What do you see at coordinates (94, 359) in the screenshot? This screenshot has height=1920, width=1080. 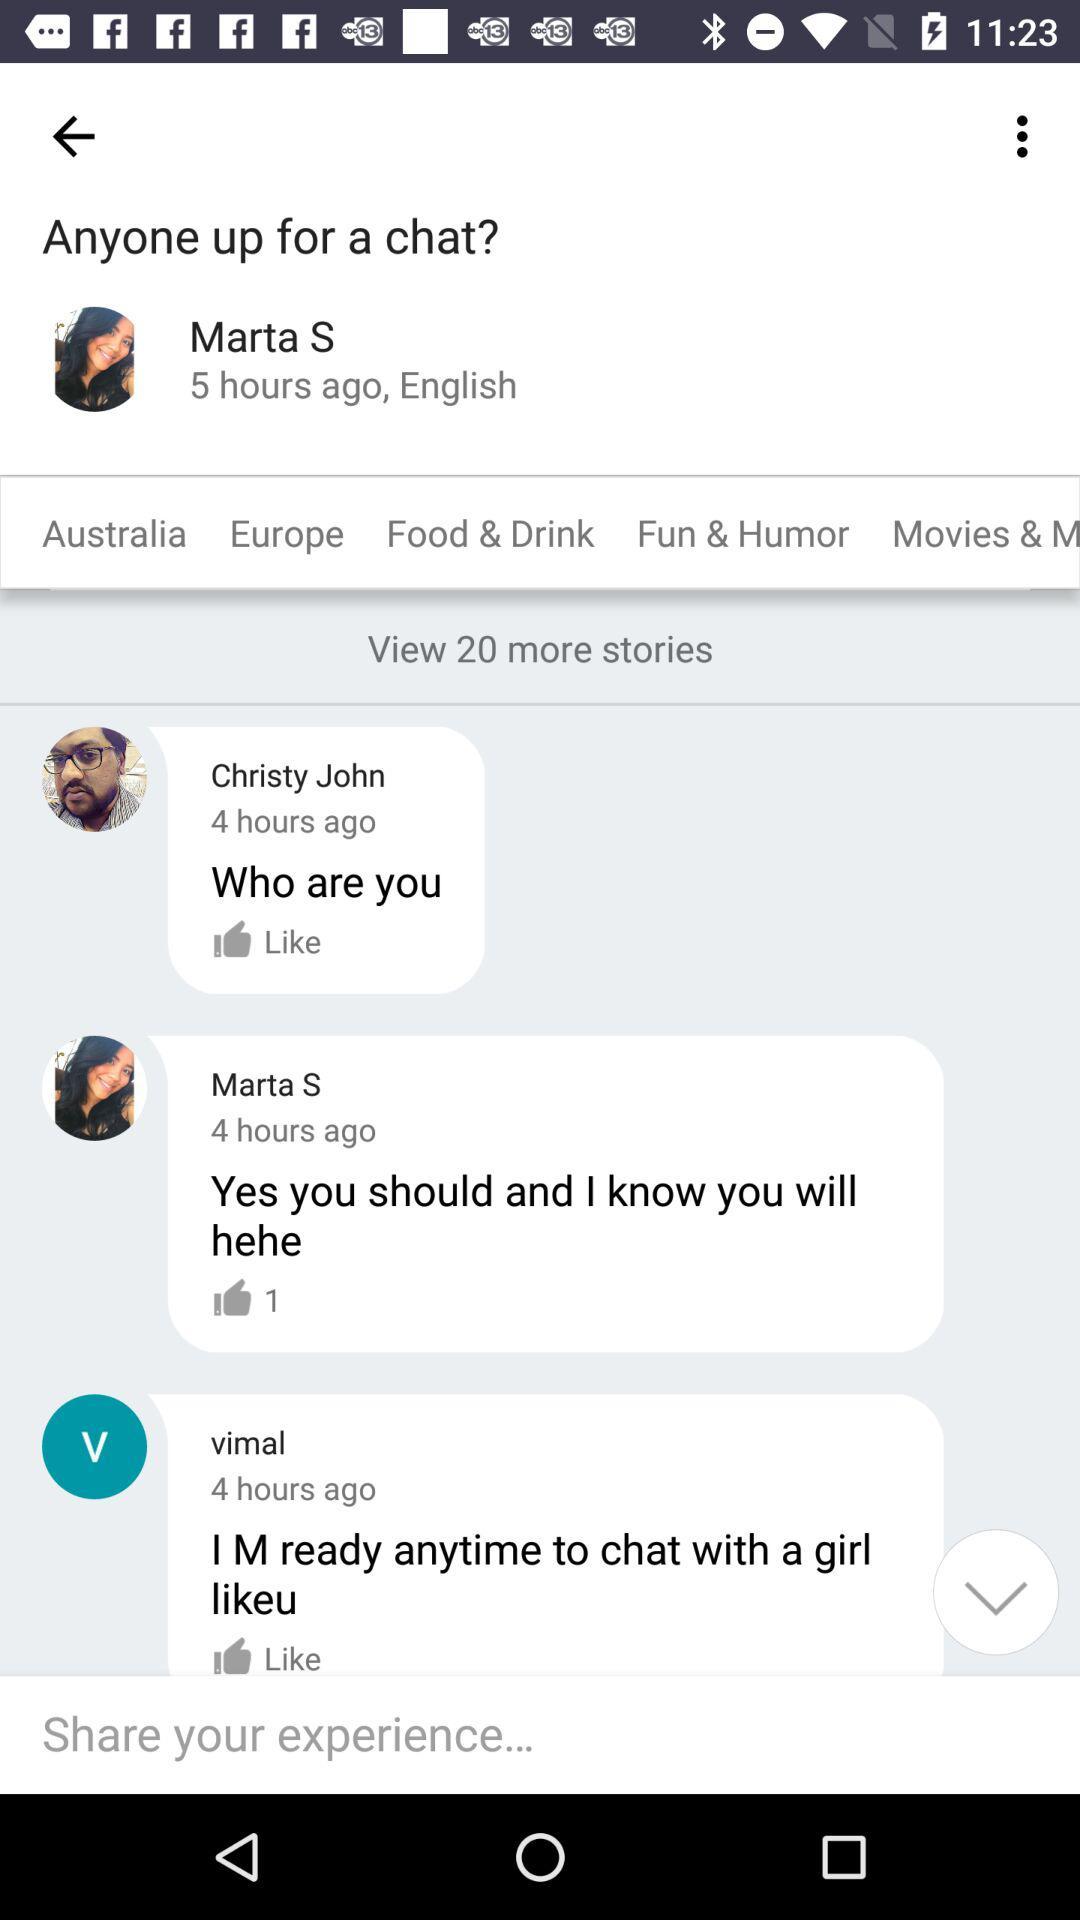 I see `the profile` at bounding box center [94, 359].